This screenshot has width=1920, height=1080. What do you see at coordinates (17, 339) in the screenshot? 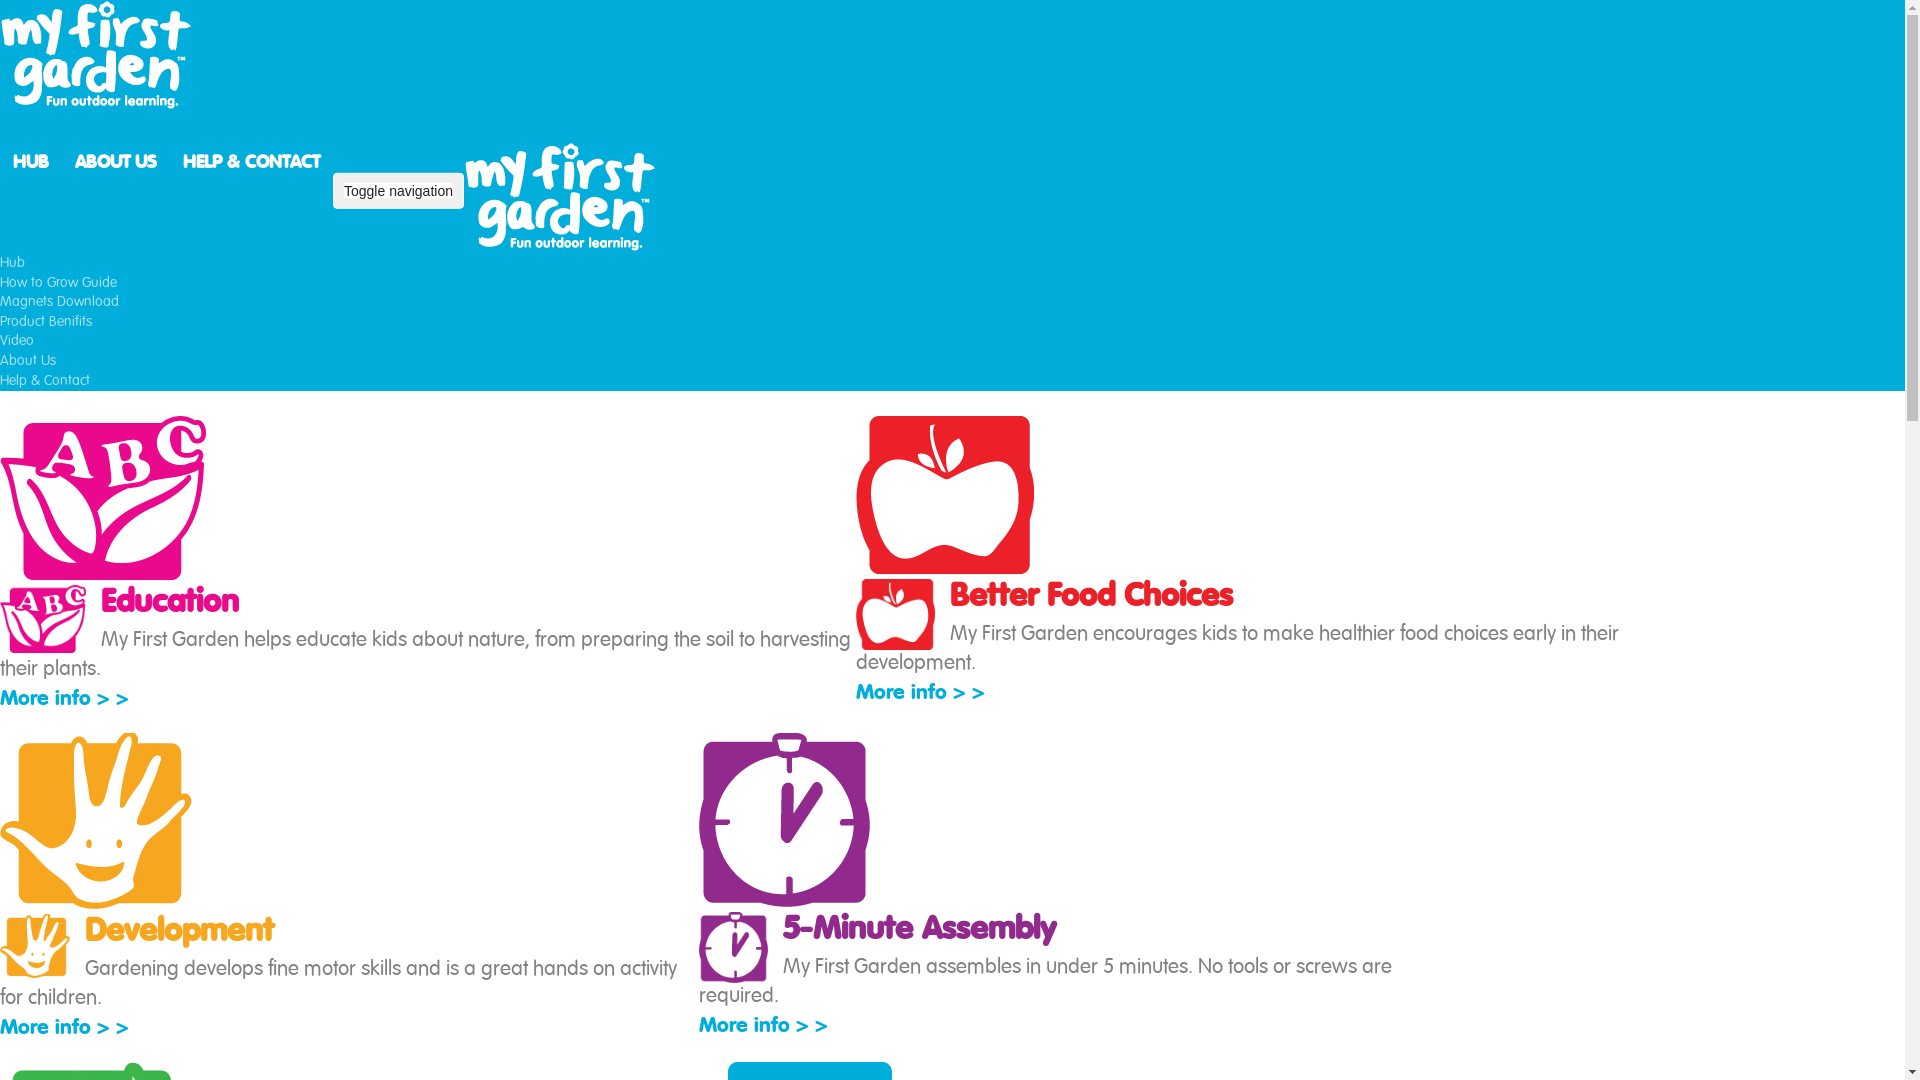
I see `'Video'` at bounding box center [17, 339].